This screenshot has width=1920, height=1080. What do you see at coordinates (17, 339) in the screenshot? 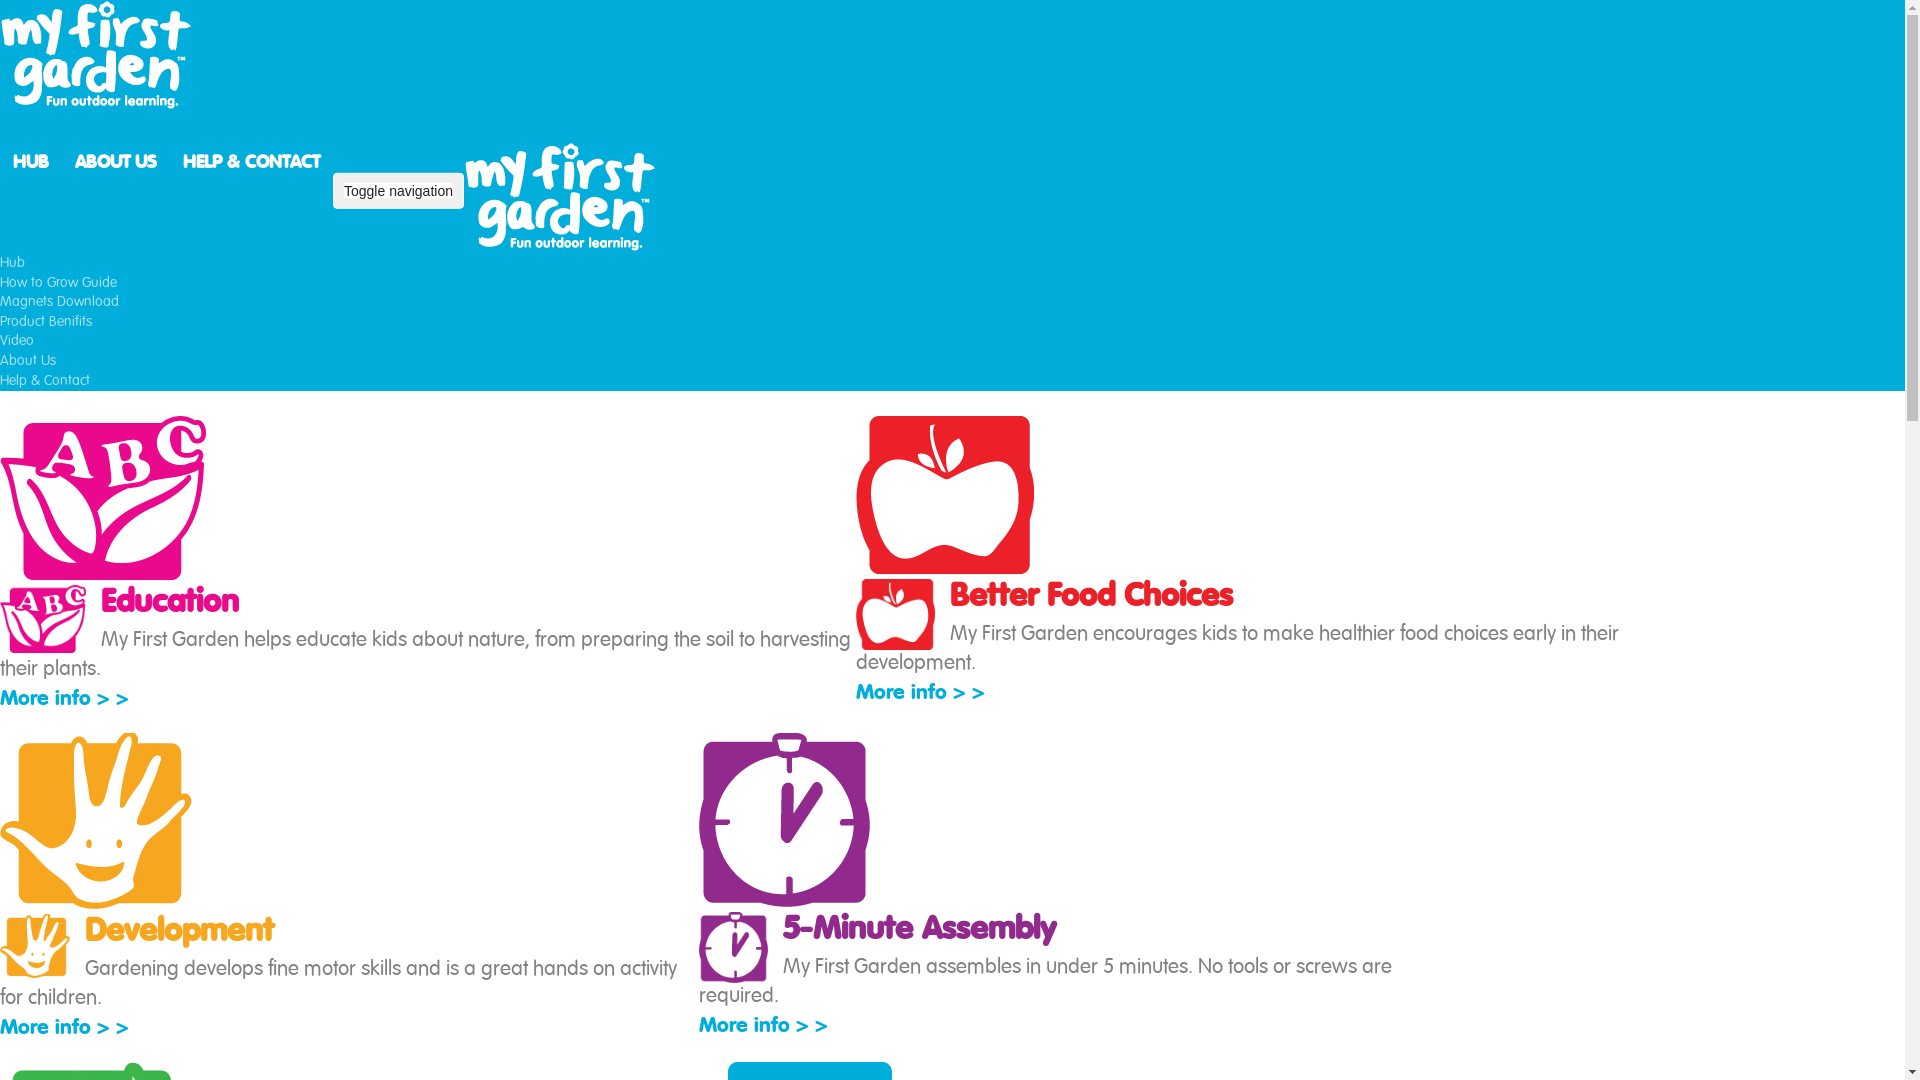
I see `'Video'` at bounding box center [17, 339].